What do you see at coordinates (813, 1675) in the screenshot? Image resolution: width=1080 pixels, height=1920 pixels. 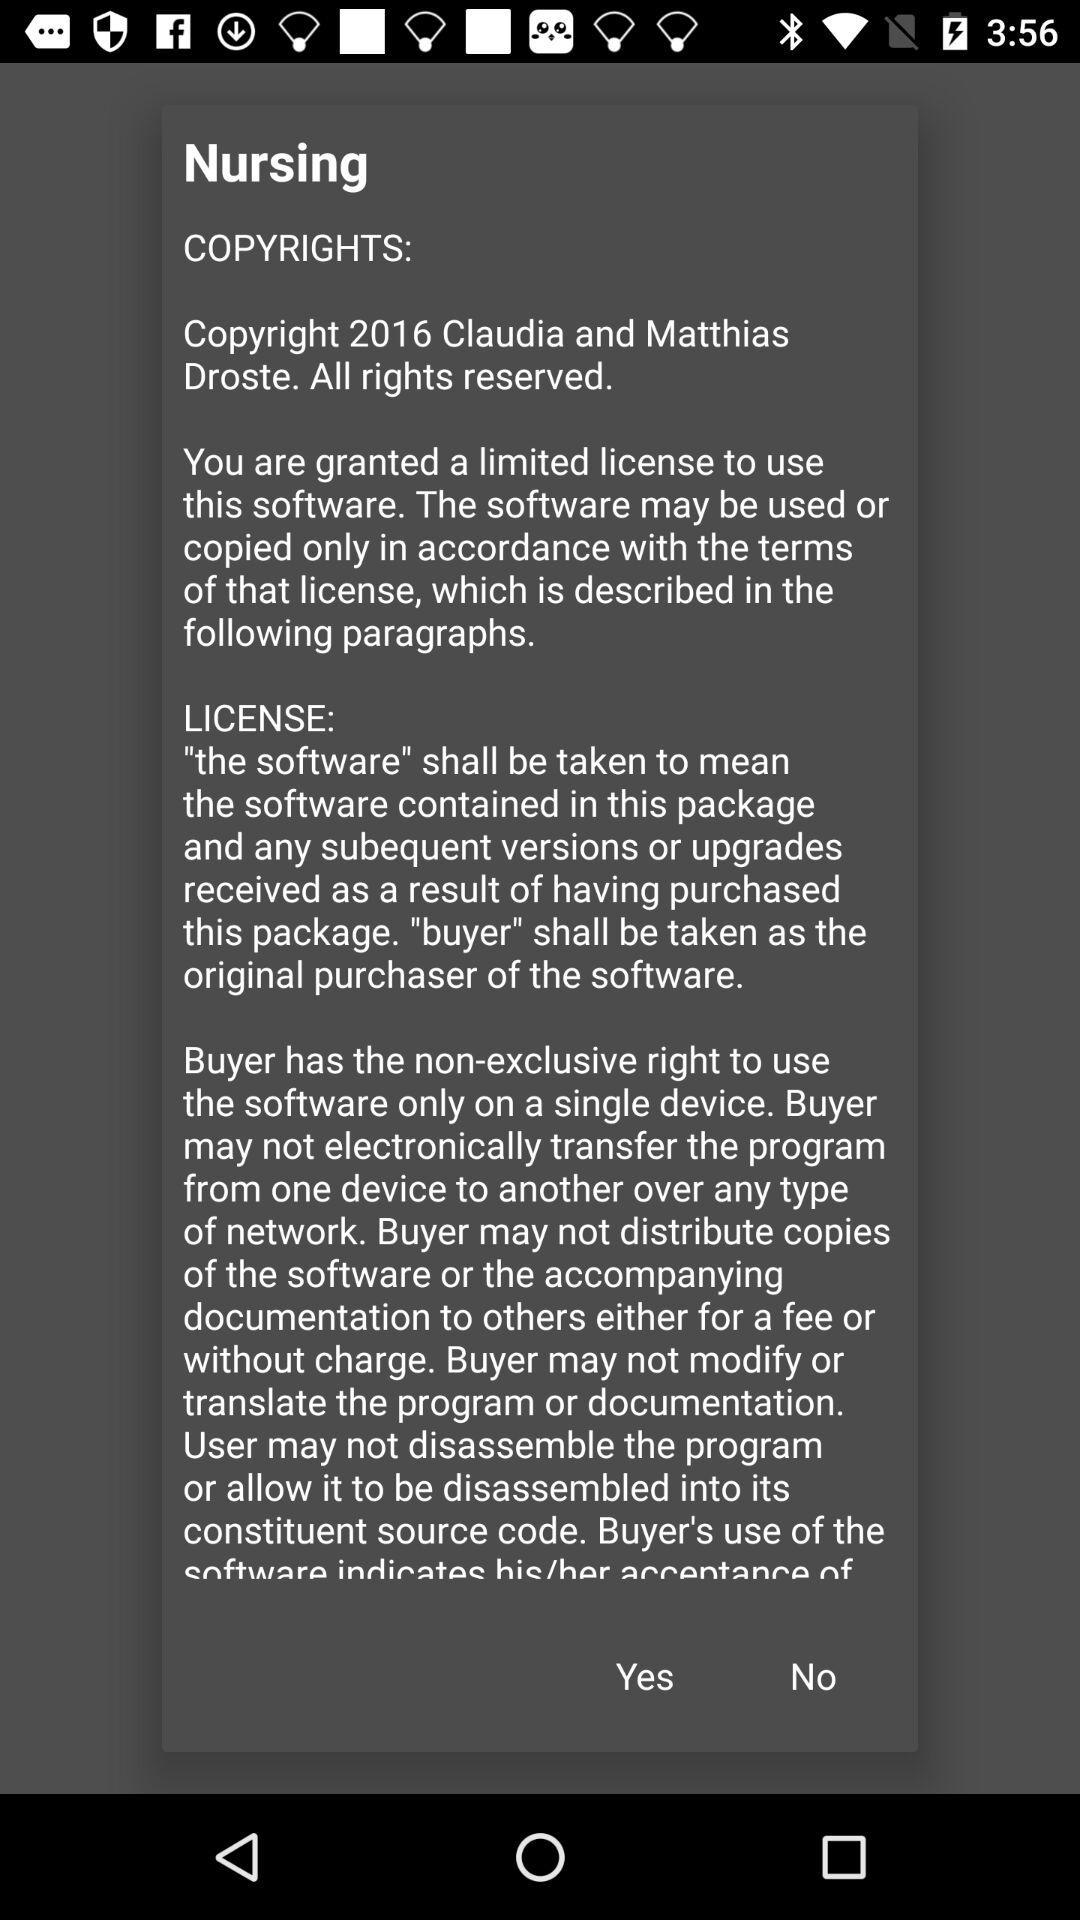 I see `the icon at the bottom right corner` at bounding box center [813, 1675].